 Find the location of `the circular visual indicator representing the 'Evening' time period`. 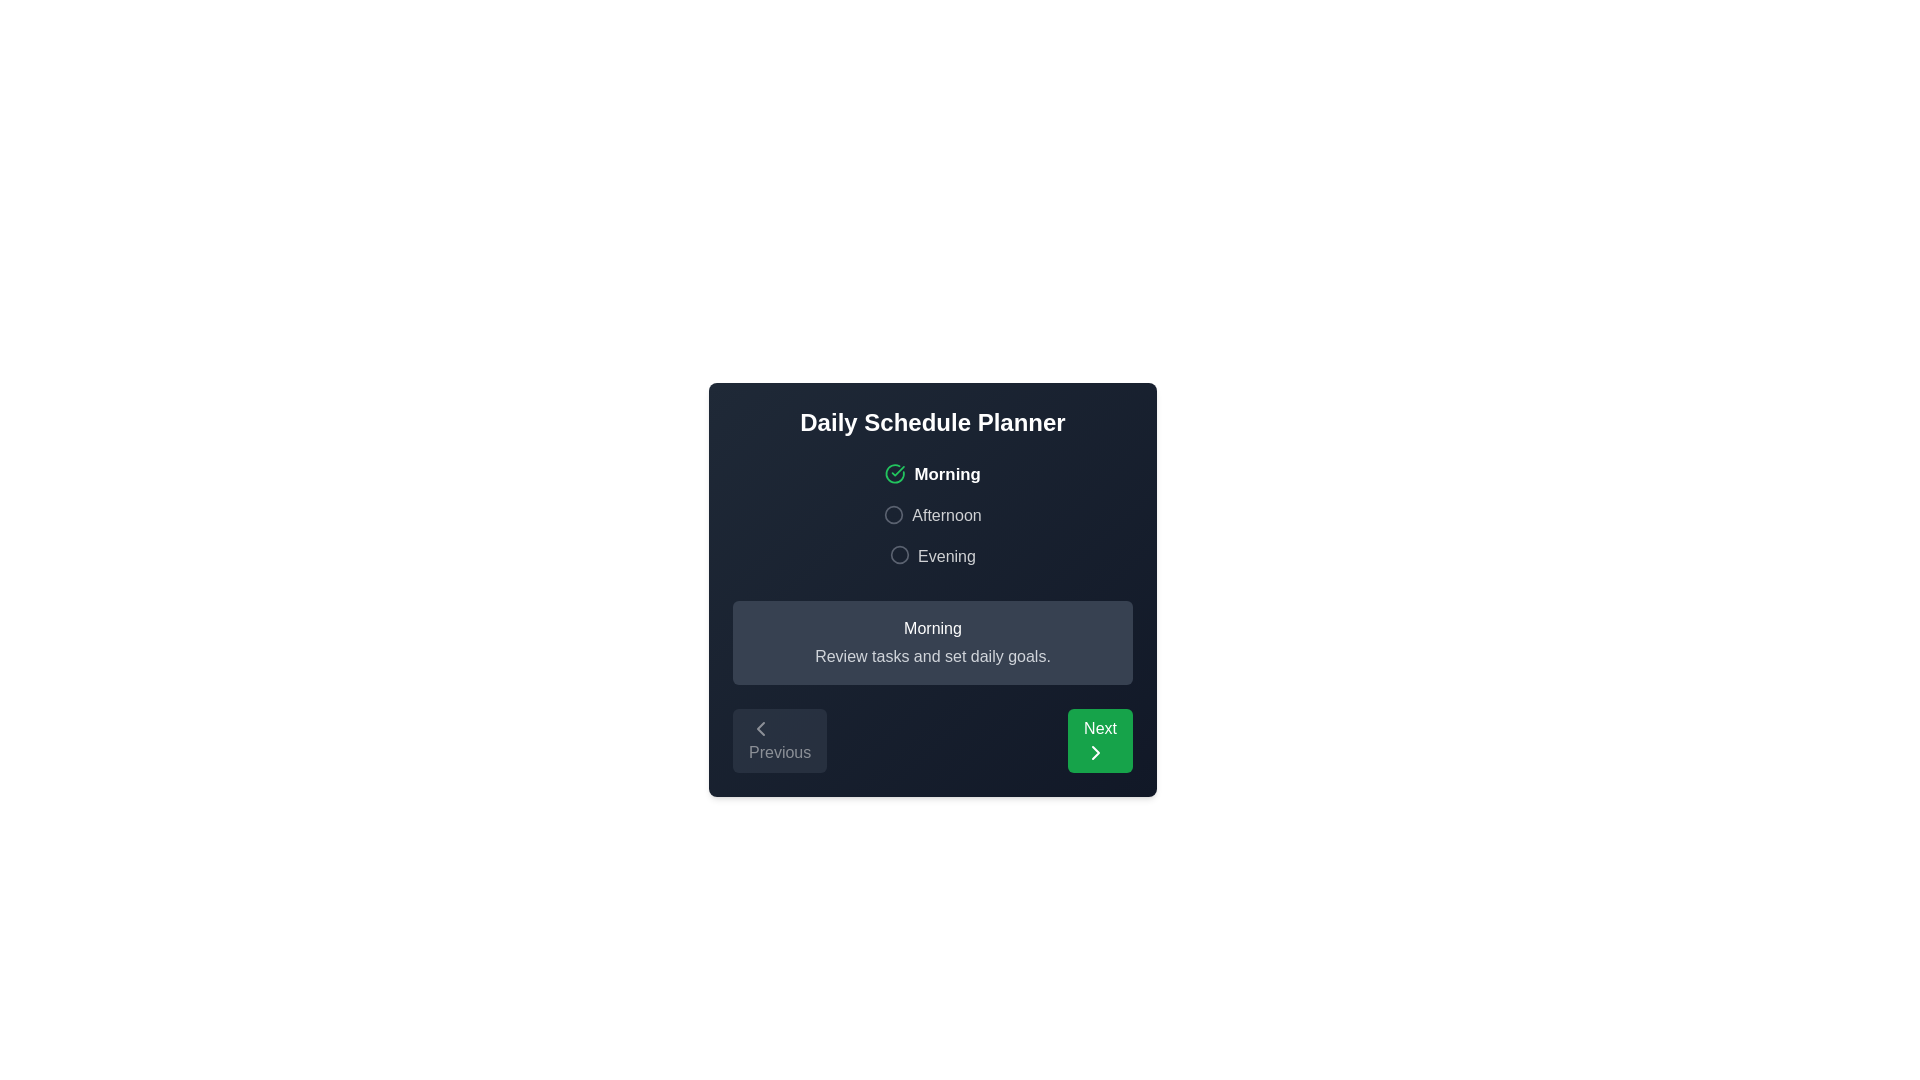

the circular visual indicator representing the 'Evening' time period is located at coordinates (899, 555).